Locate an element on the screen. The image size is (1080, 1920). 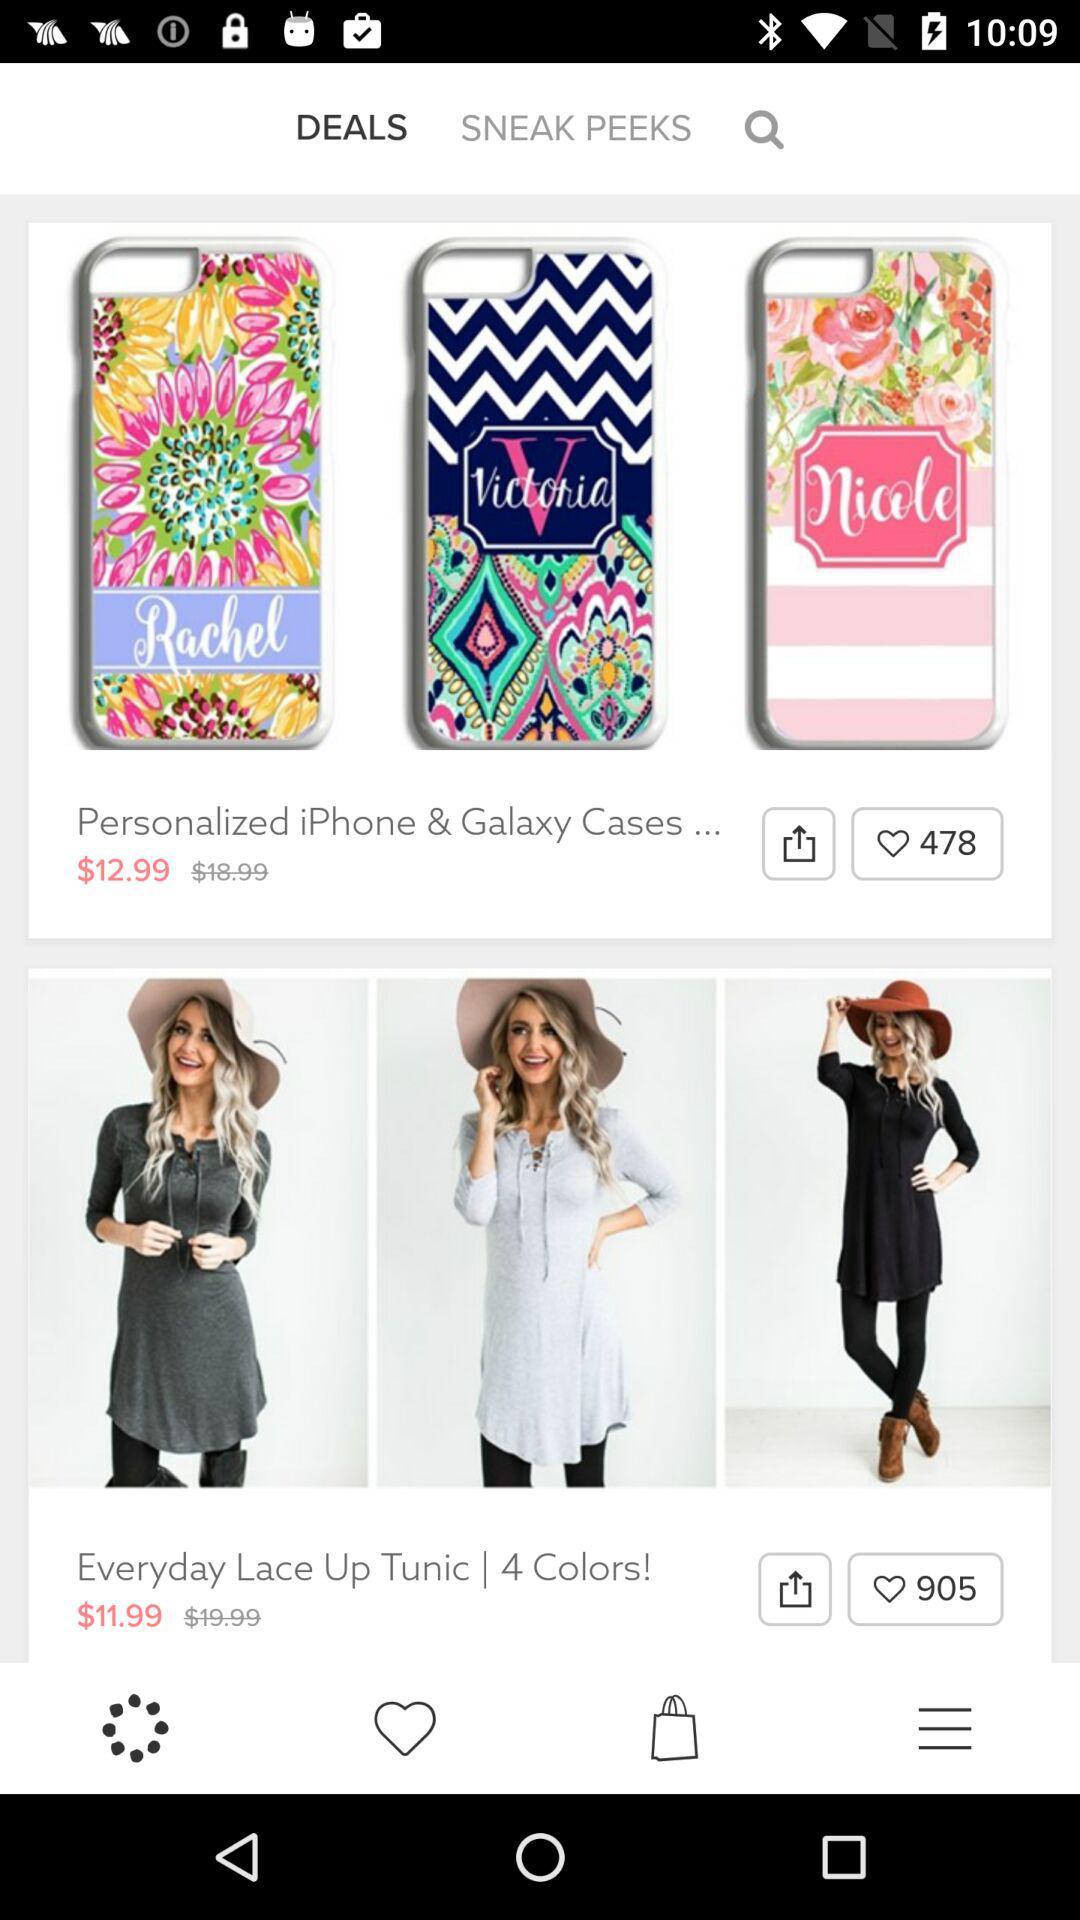
the deals is located at coordinates (350, 127).